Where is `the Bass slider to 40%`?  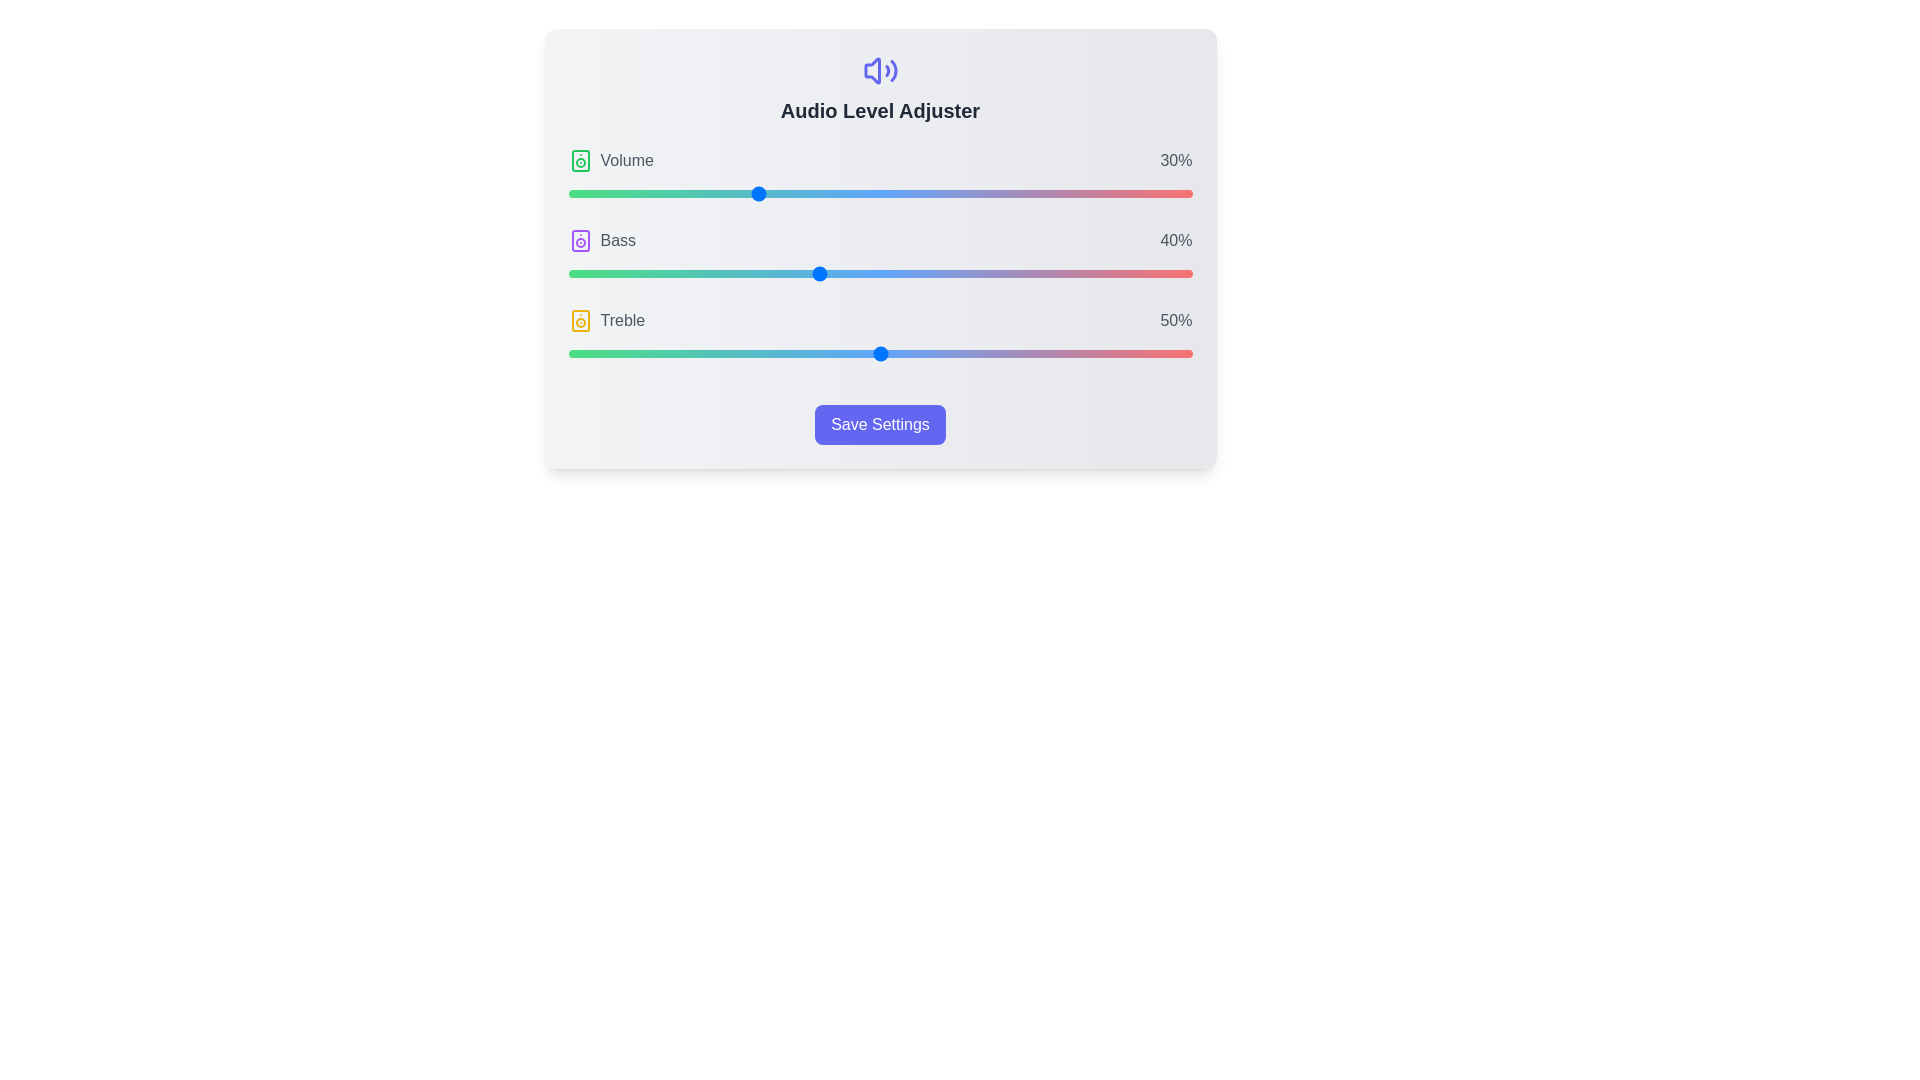 the Bass slider to 40% is located at coordinates (818, 273).